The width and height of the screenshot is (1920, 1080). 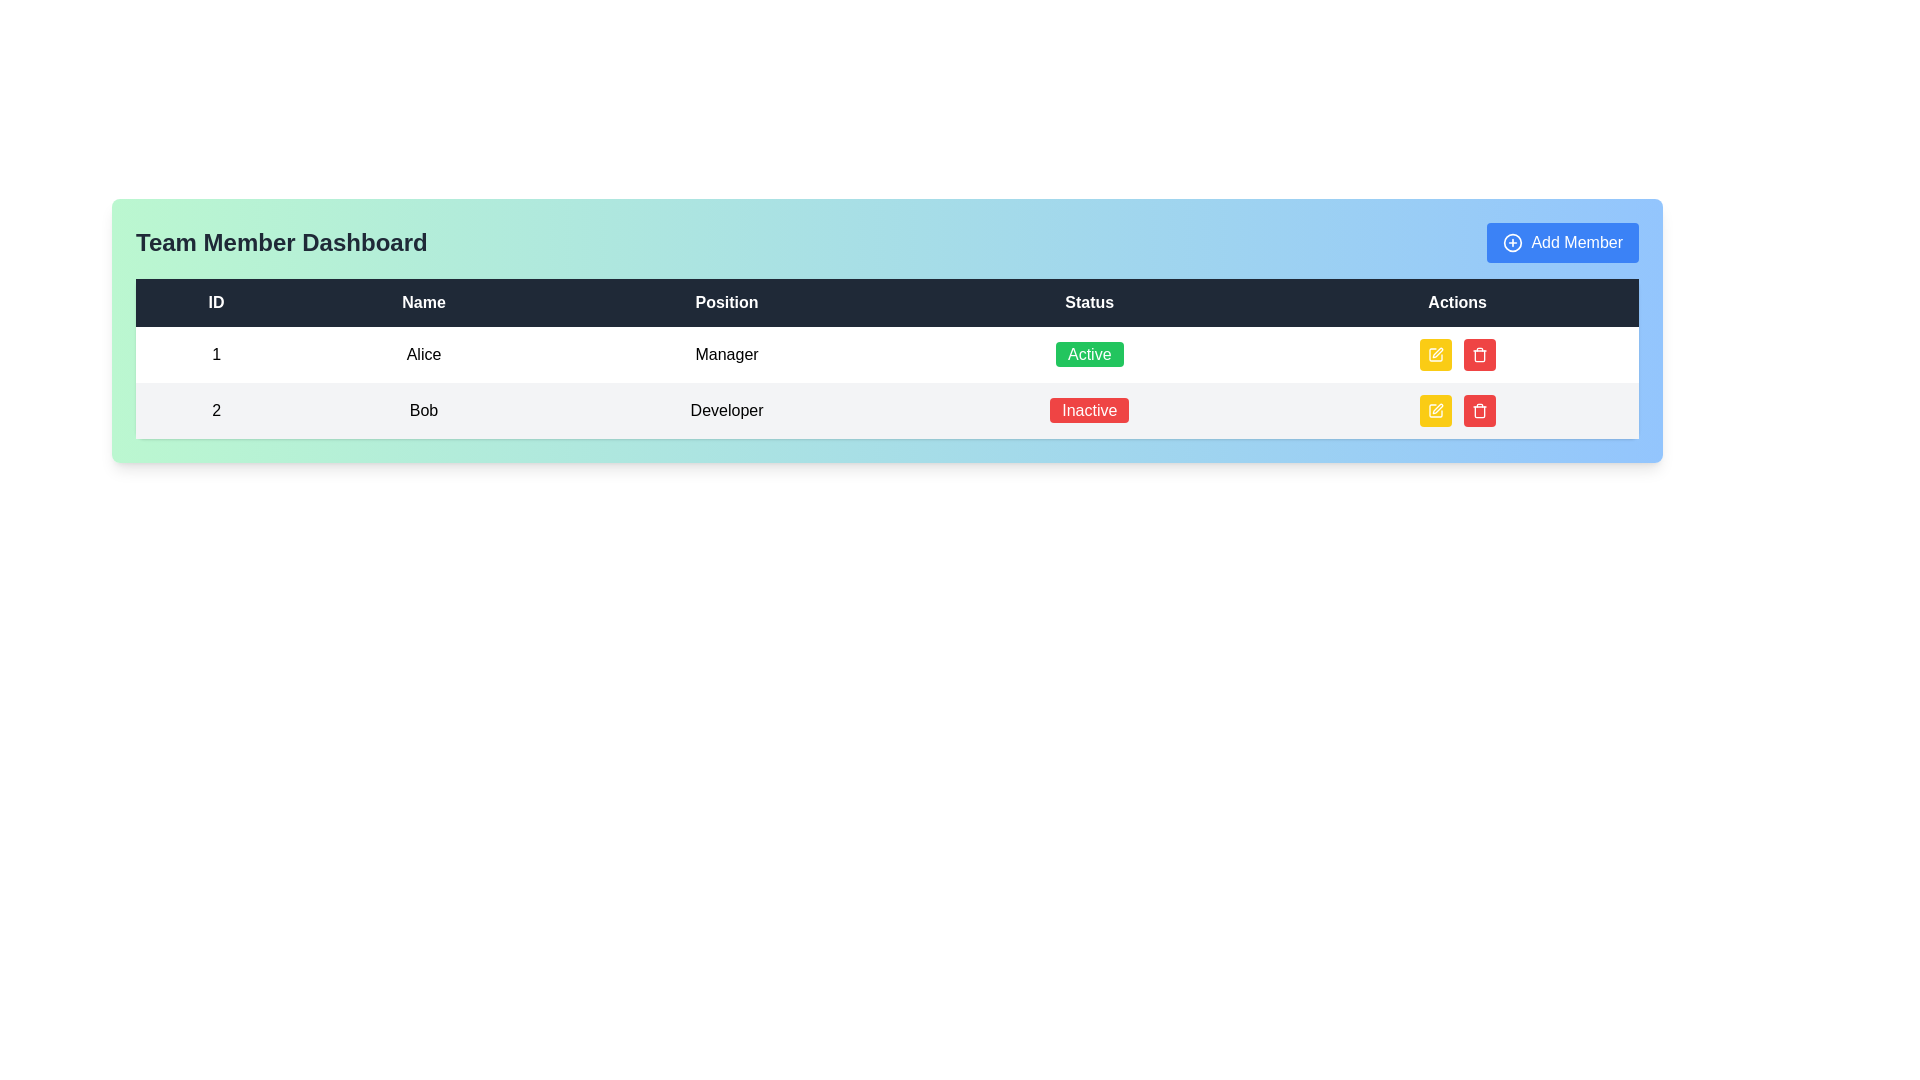 I want to click on the text label displaying the number '2' located in the second row of the data table under the 'ID' column, so click(x=216, y=410).